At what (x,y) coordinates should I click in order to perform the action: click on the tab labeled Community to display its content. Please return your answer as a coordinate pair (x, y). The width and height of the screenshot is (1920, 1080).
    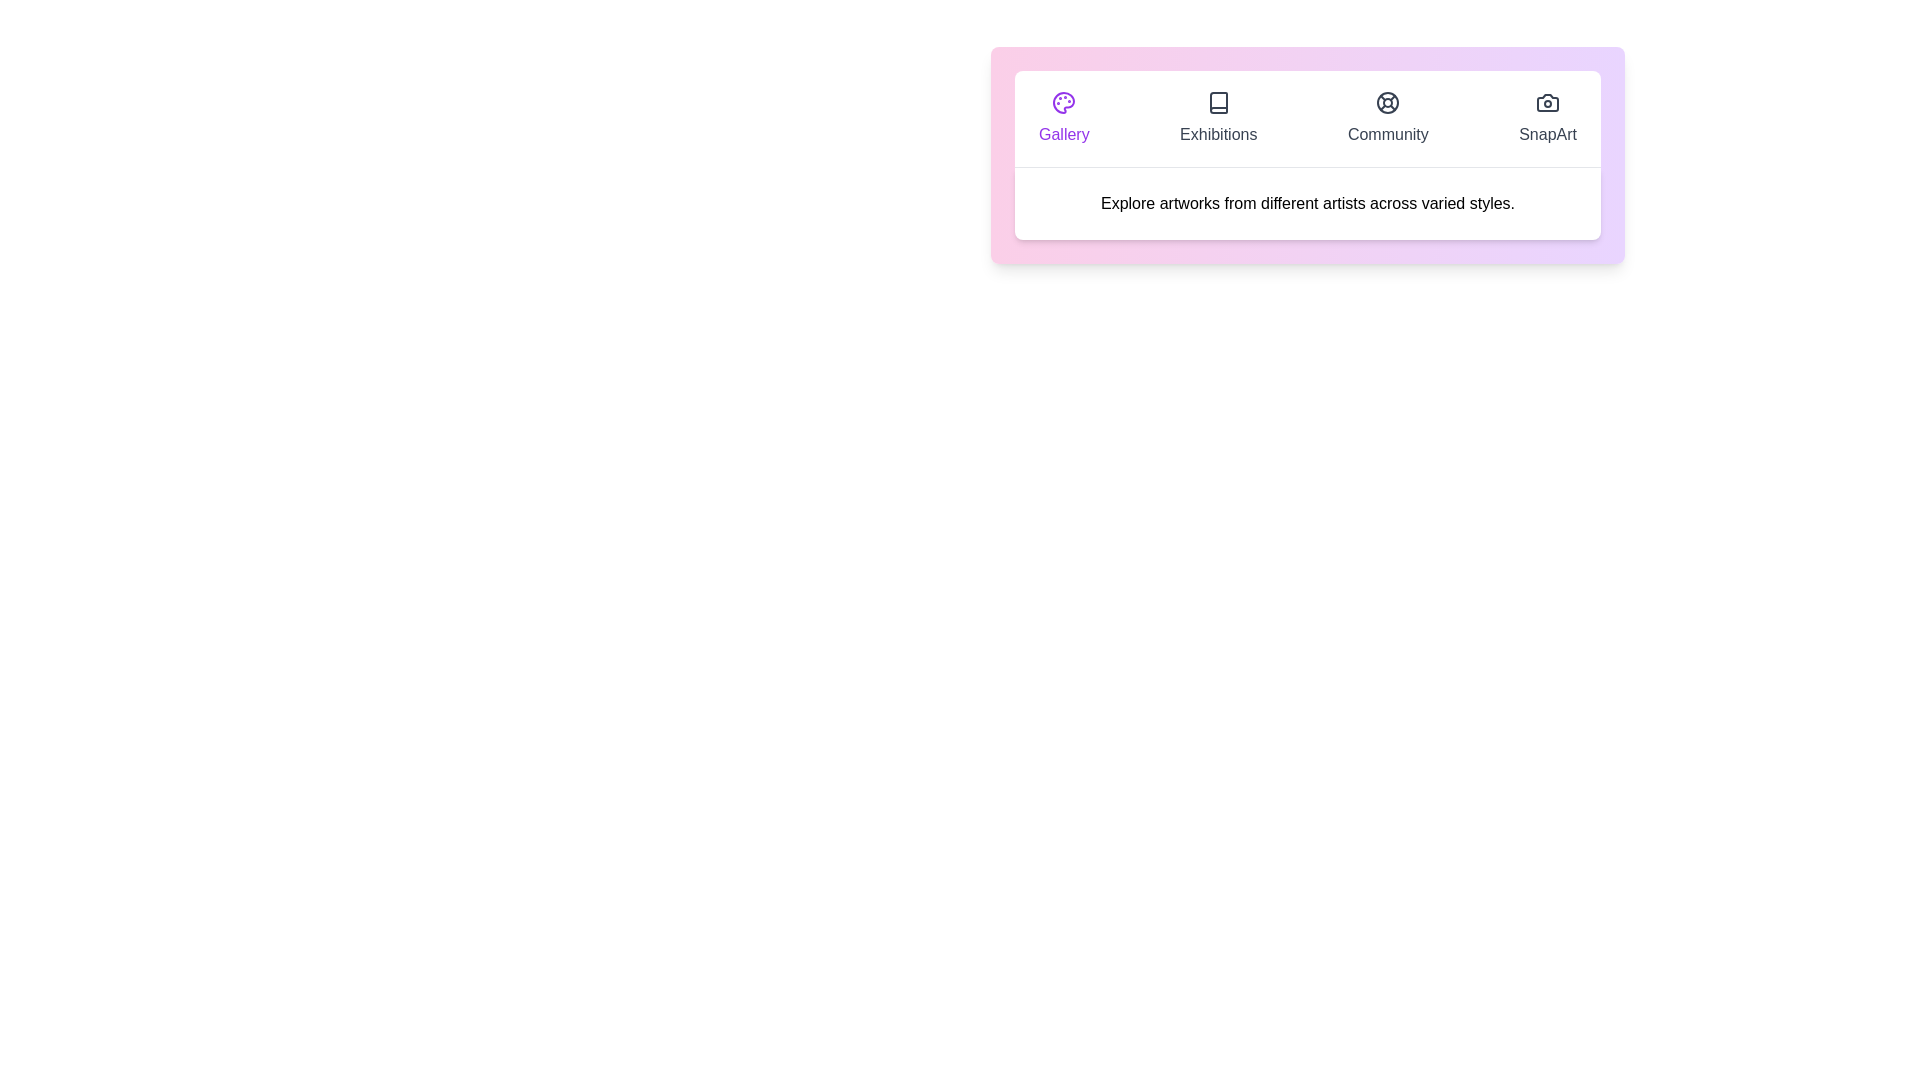
    Looking at the image, I should click on (1387, 119).